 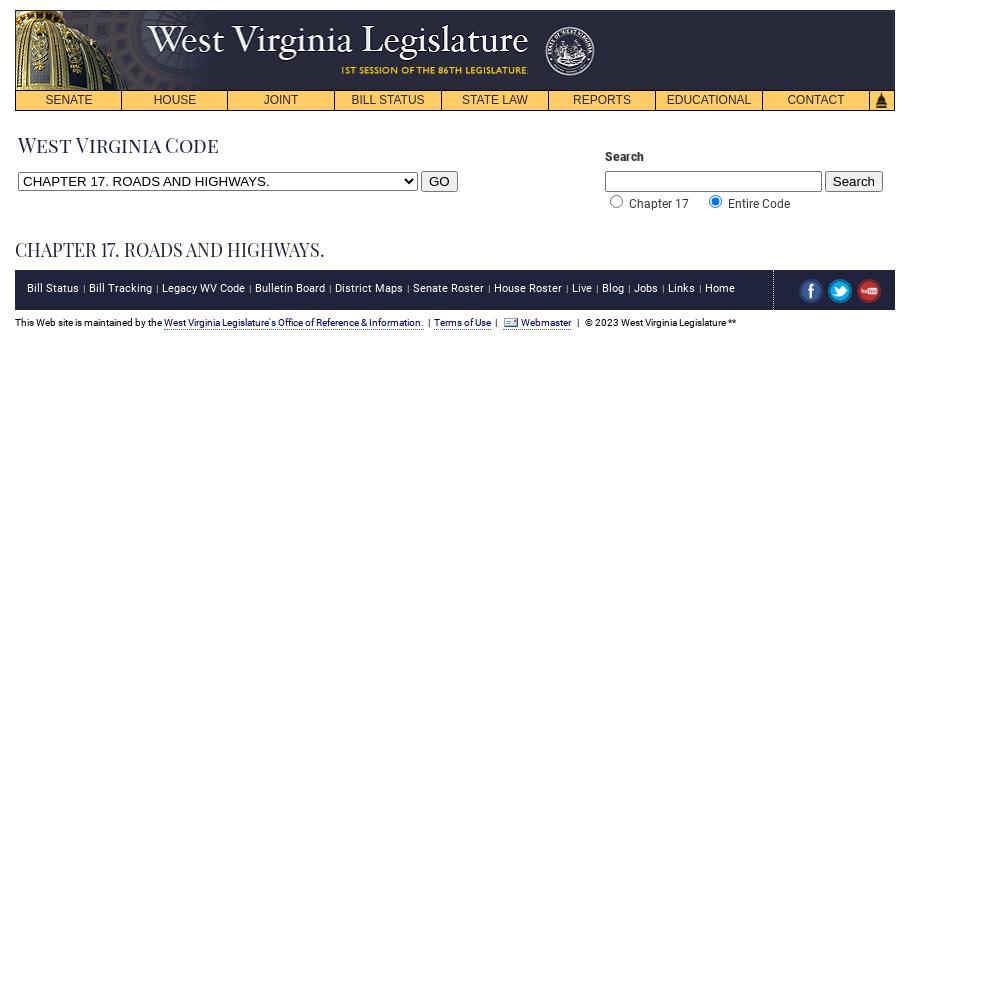 What do you see at coordinates (238, 197) in the screenshot?
I see `'BUDGET DIVISION'` at bounding box center [238, 197].